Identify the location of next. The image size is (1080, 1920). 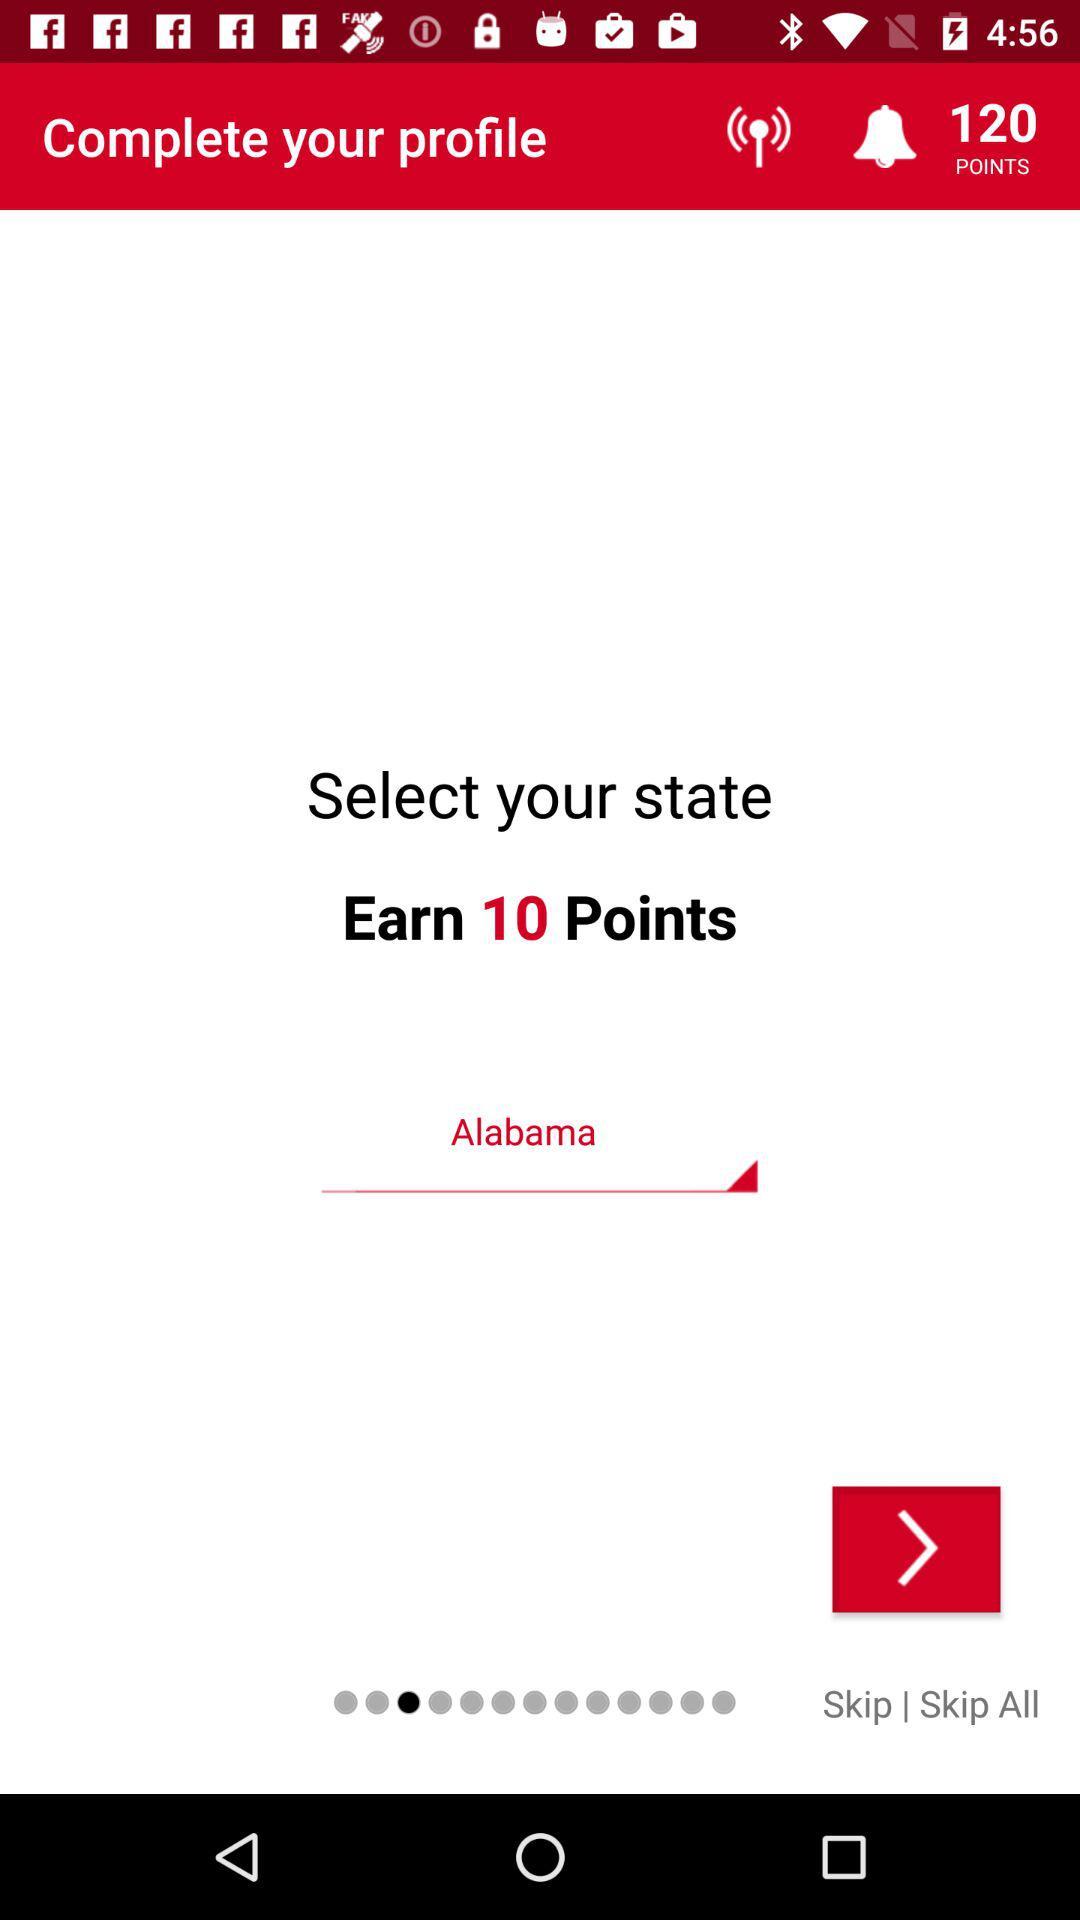
(916, 1548).